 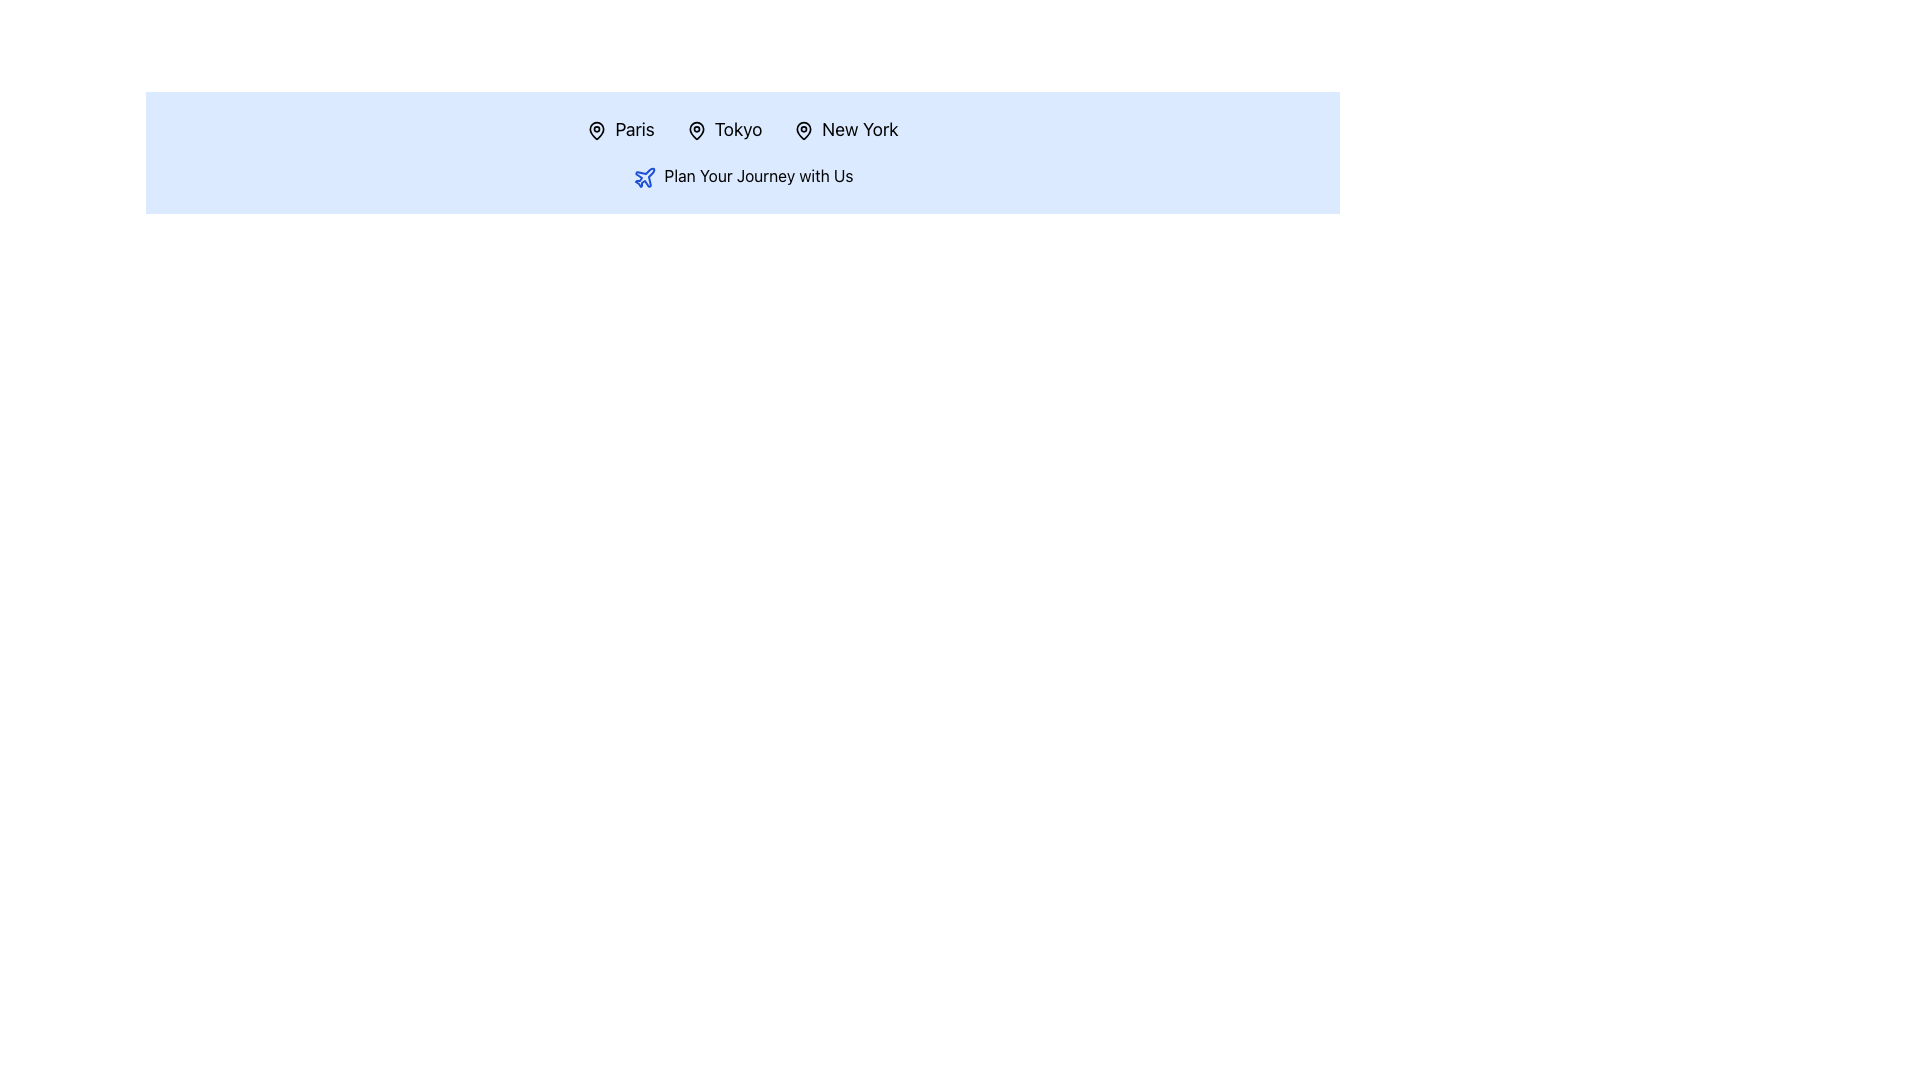 What do you see at coordinates (723, 130) in the screenshot?
I see `the 'Tokyo' text label` at bounding box center [723, 130].